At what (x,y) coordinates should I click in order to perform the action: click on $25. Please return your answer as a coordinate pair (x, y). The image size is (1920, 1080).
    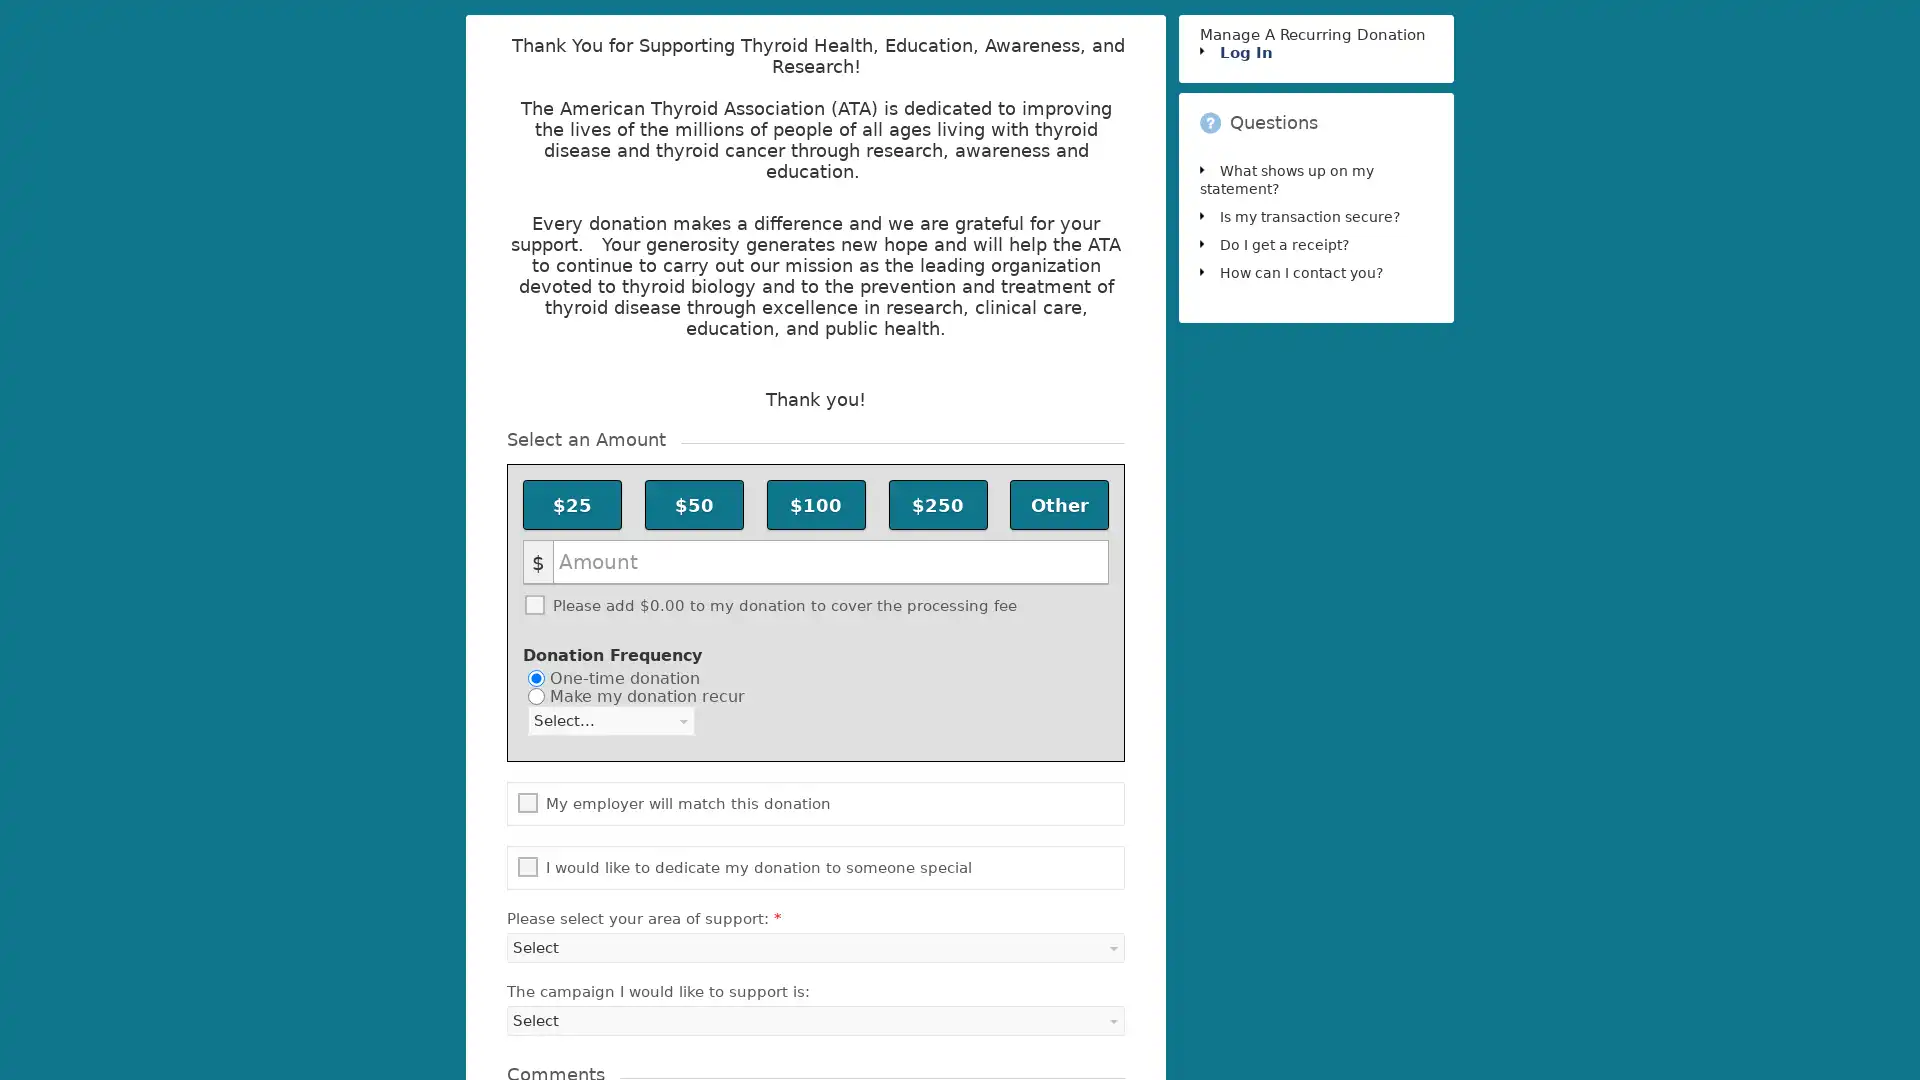
    Looking at the image, I should click on (571, 504).